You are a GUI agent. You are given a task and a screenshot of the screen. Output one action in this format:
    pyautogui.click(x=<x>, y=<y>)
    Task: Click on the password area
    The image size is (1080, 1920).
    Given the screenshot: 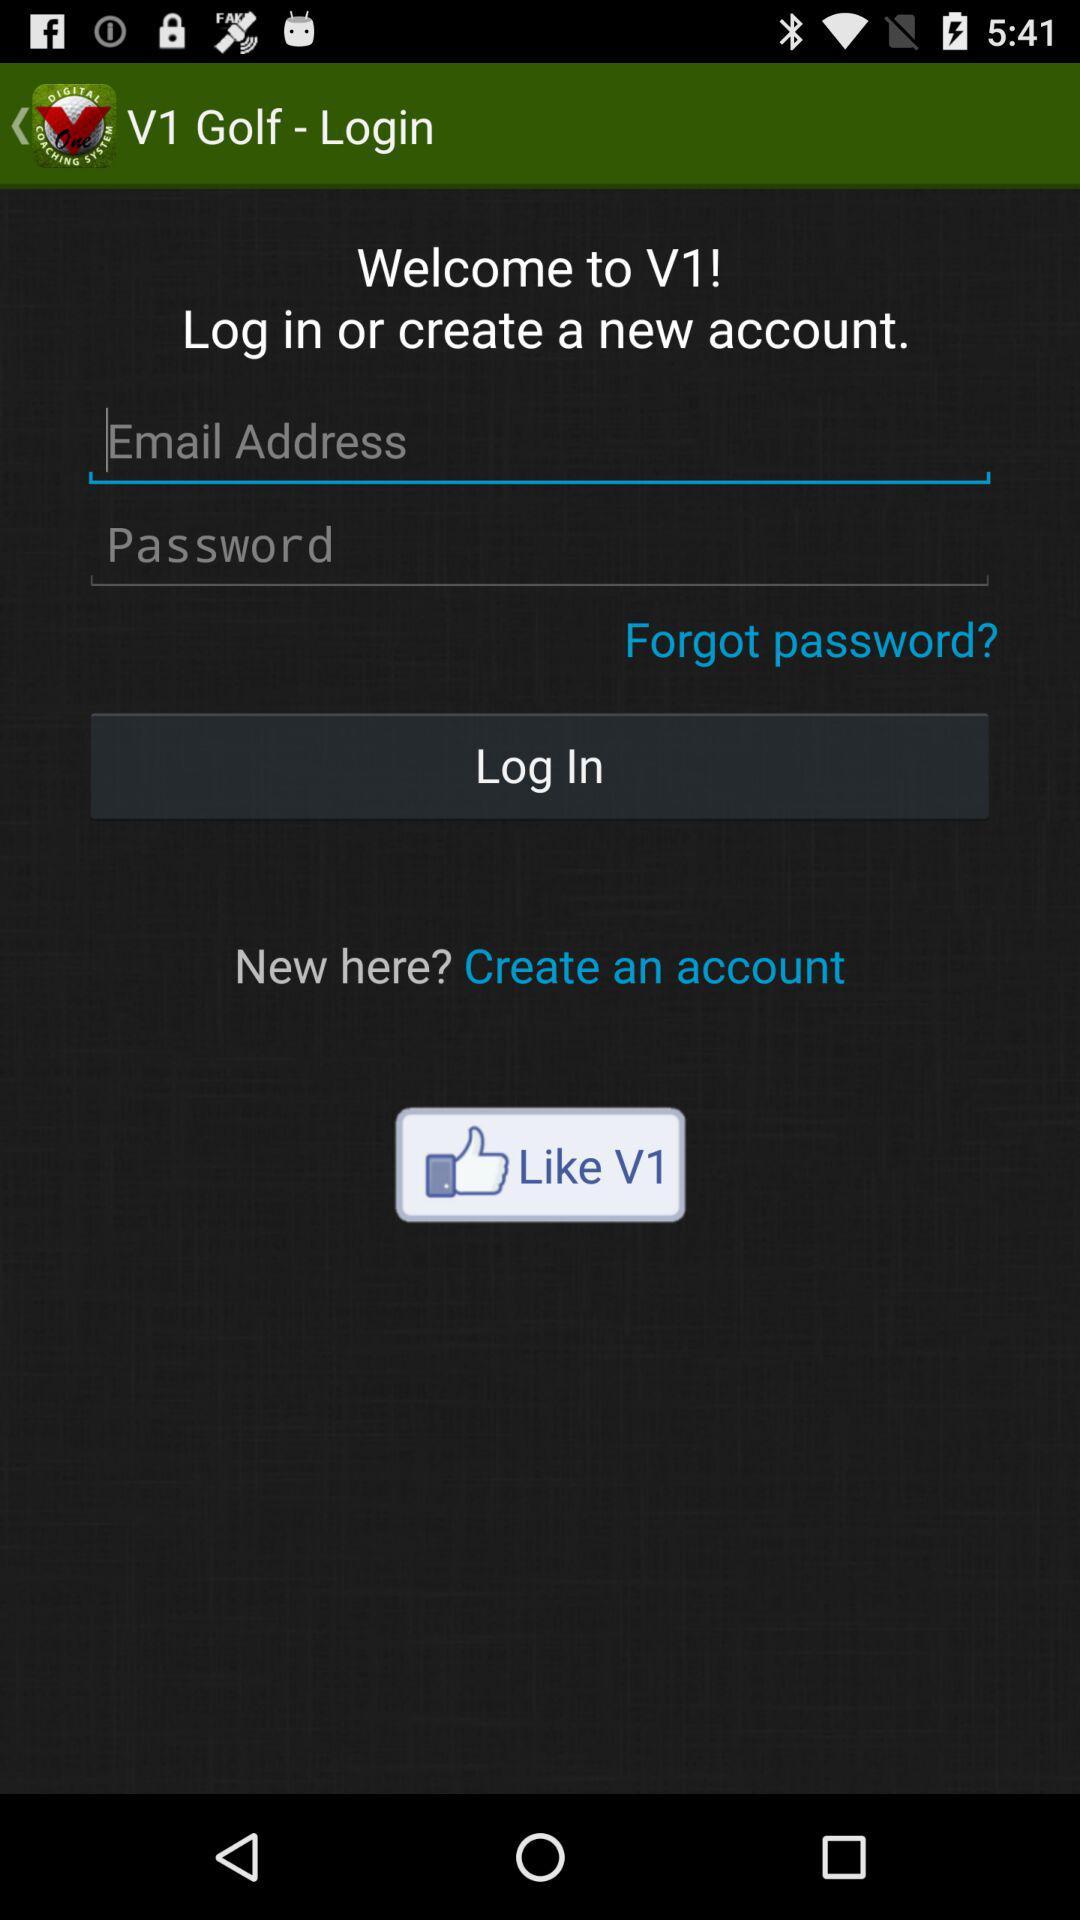 What is the action you would take?
    pyautogui.click(x=538, y=544)
    